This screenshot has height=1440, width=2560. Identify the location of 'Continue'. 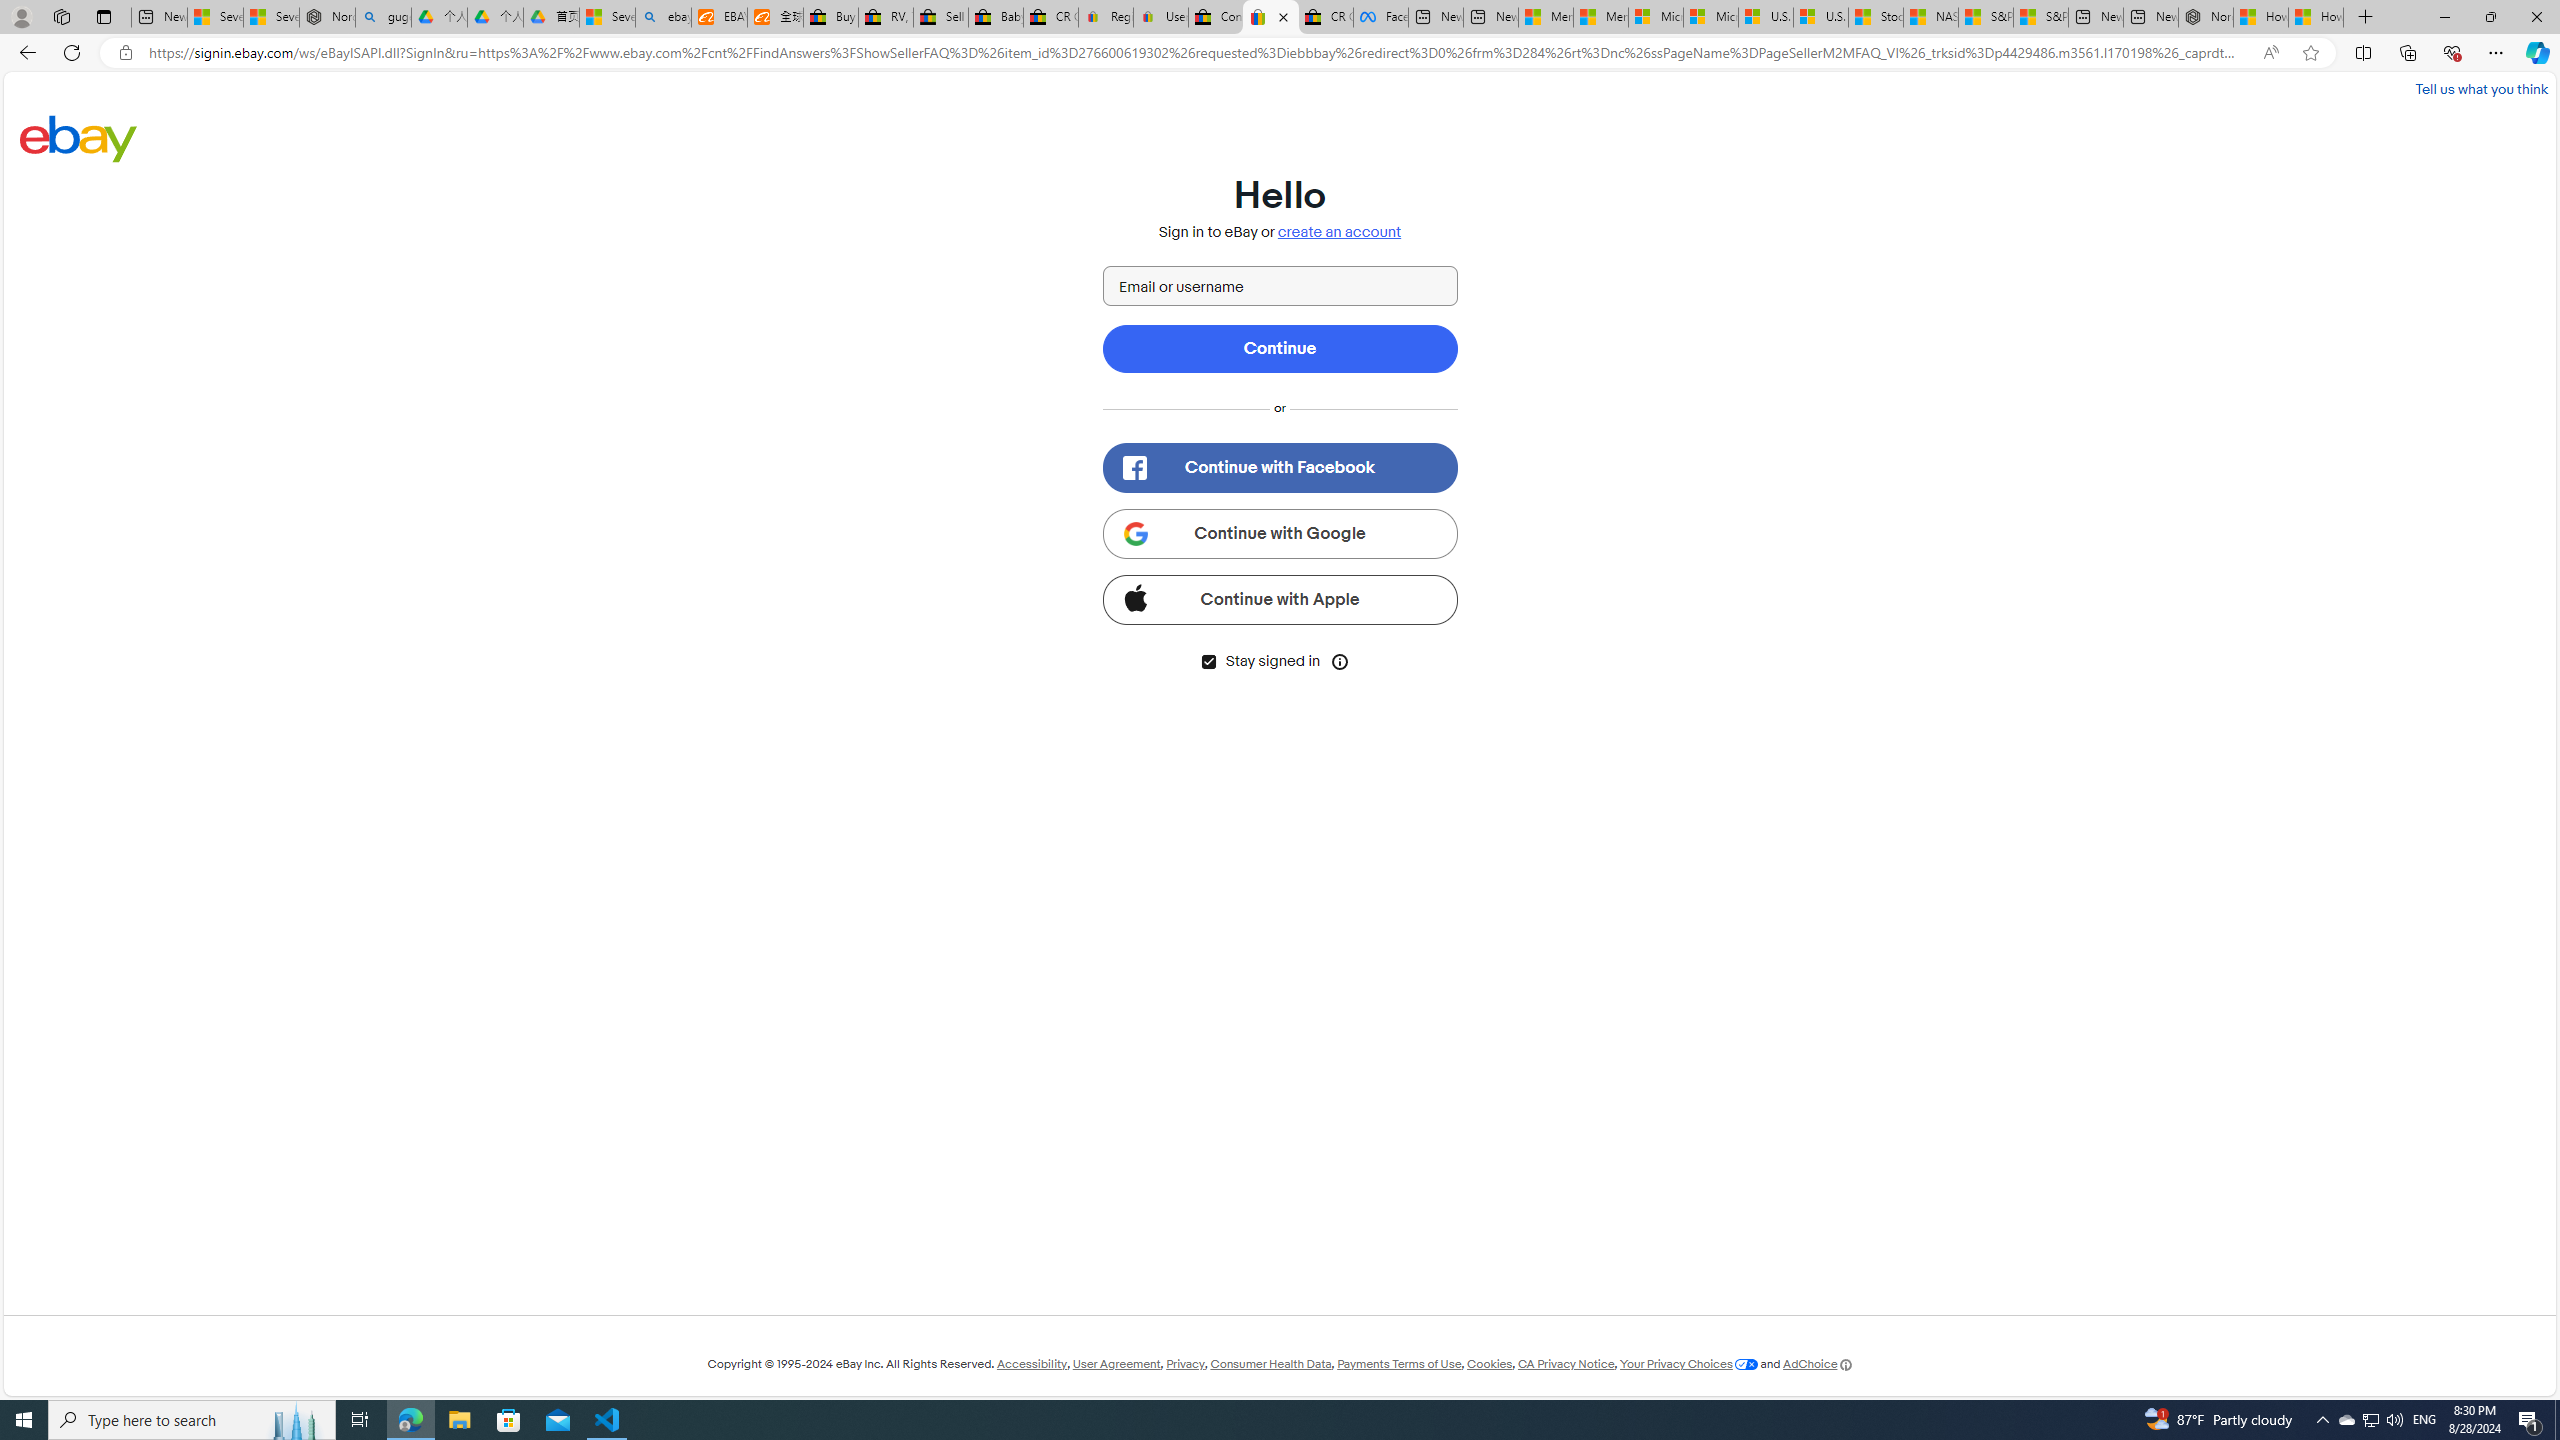
(1280, 348).